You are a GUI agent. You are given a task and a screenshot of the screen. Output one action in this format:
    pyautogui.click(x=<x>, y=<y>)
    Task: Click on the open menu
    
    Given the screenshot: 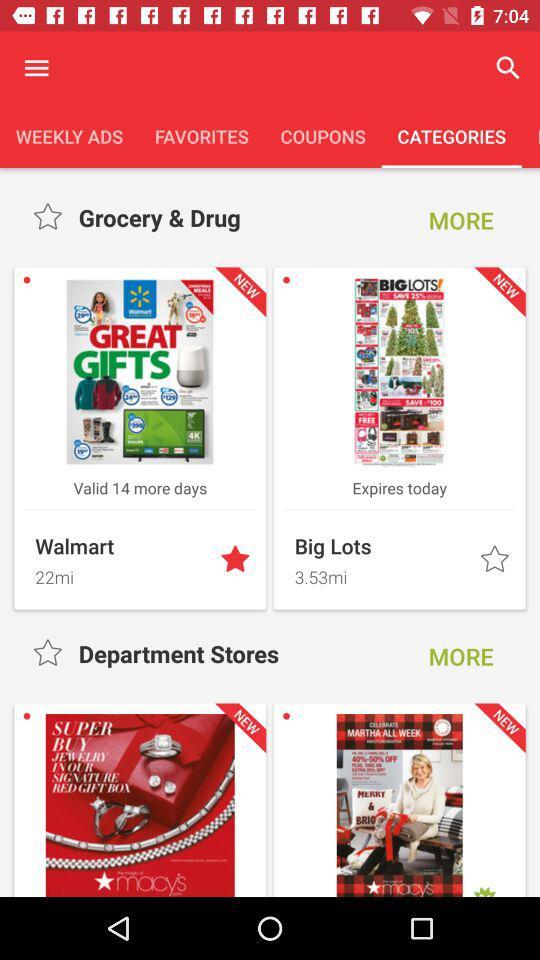 What is the action you would take?
    pyautogui.click(x=36, y=68)
    